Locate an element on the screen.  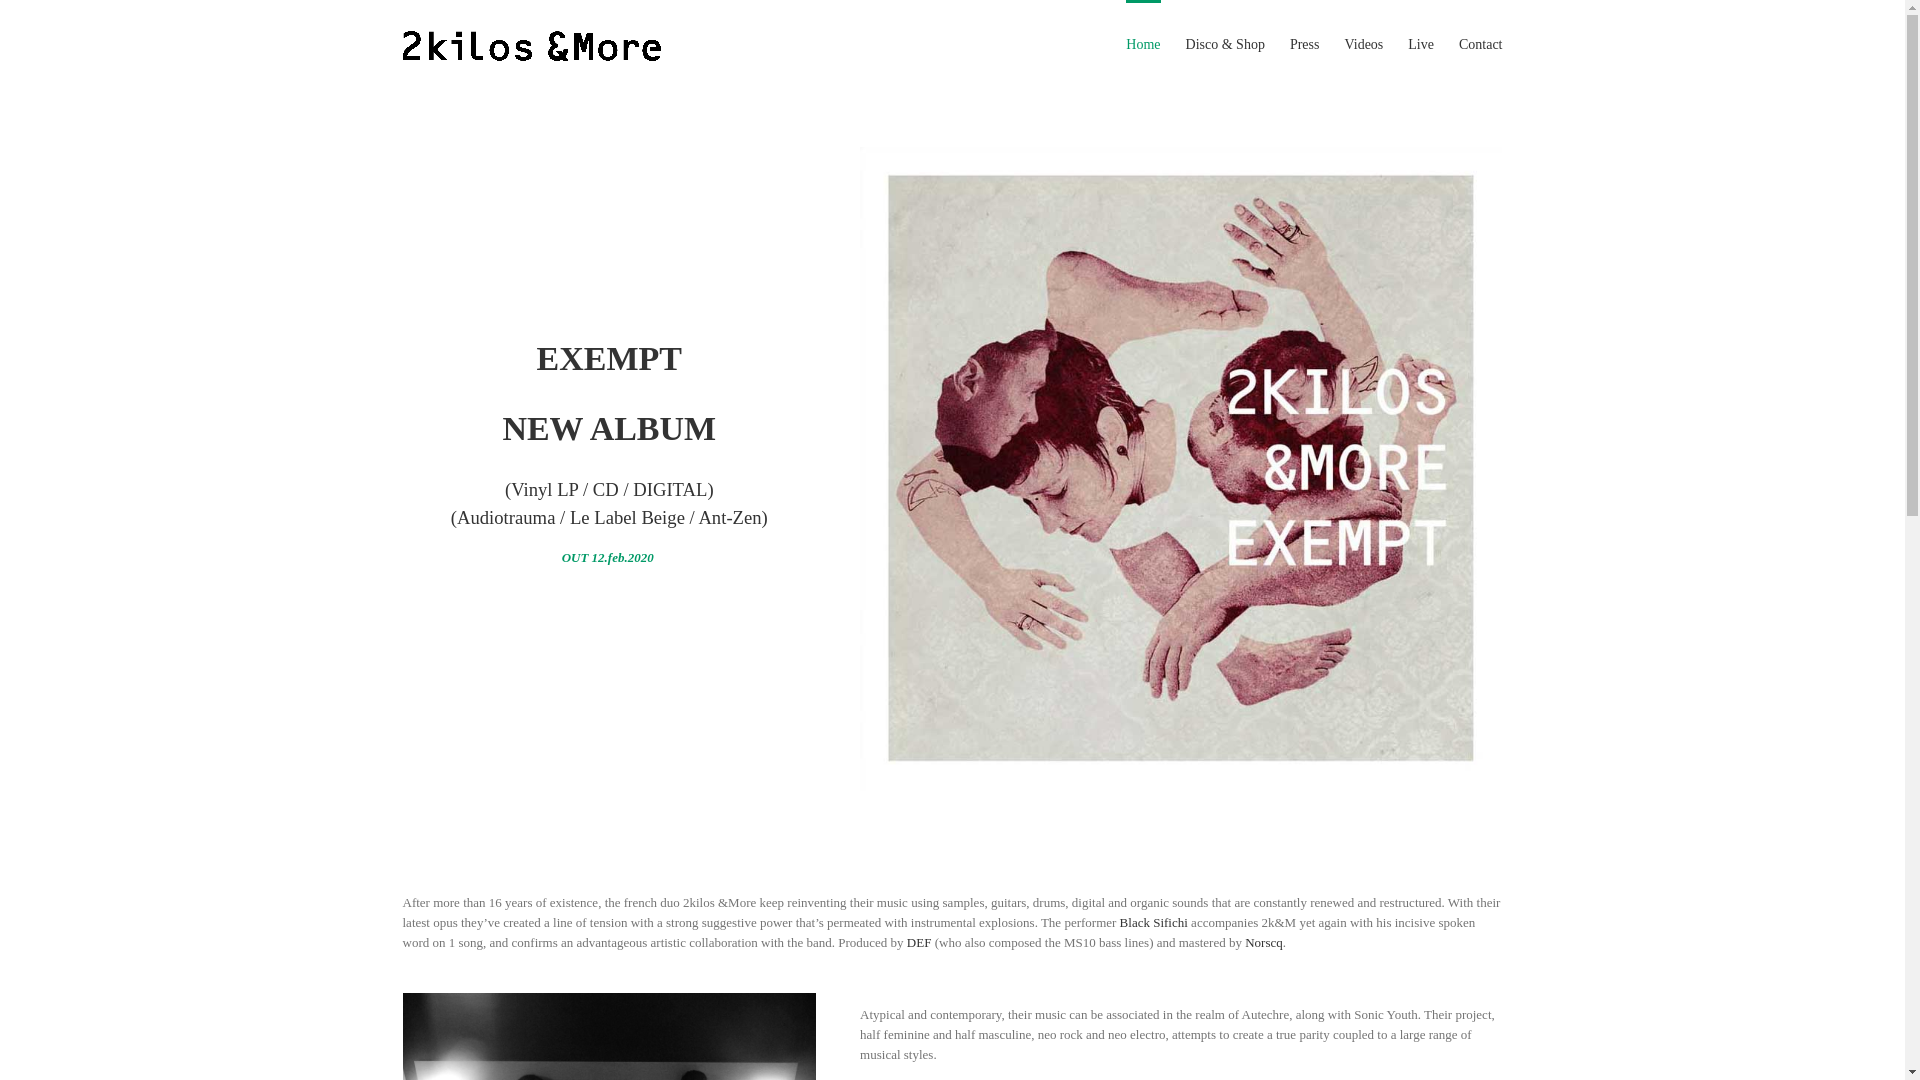
'Norscq' is located at coordinates (1243, 942).